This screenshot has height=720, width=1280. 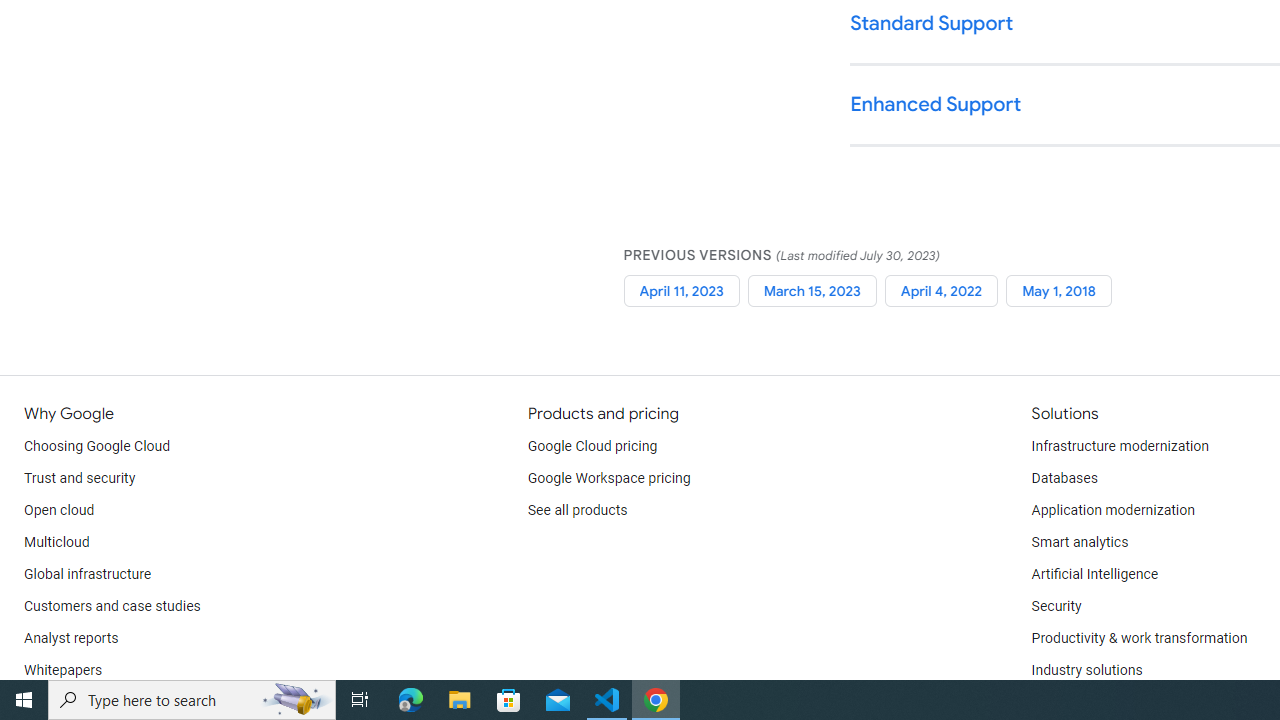 What do you see at coordinates (1058, 290) in the screenshot?
I see `'May 1, 2018'` at bounding box center [1058, 290].